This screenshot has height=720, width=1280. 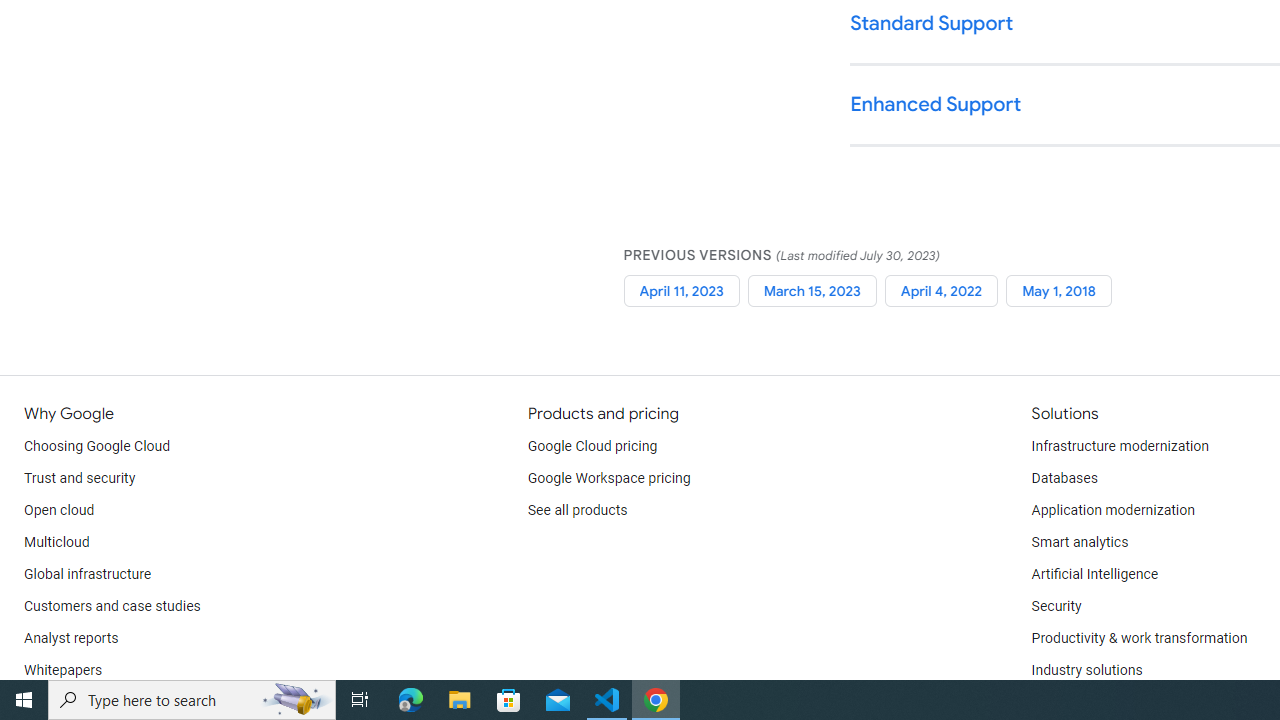 What do you see at coordinates (1058, 290) in the screenshot?
I see `'May 1, 2018'` at bounding box center [1058, 290].